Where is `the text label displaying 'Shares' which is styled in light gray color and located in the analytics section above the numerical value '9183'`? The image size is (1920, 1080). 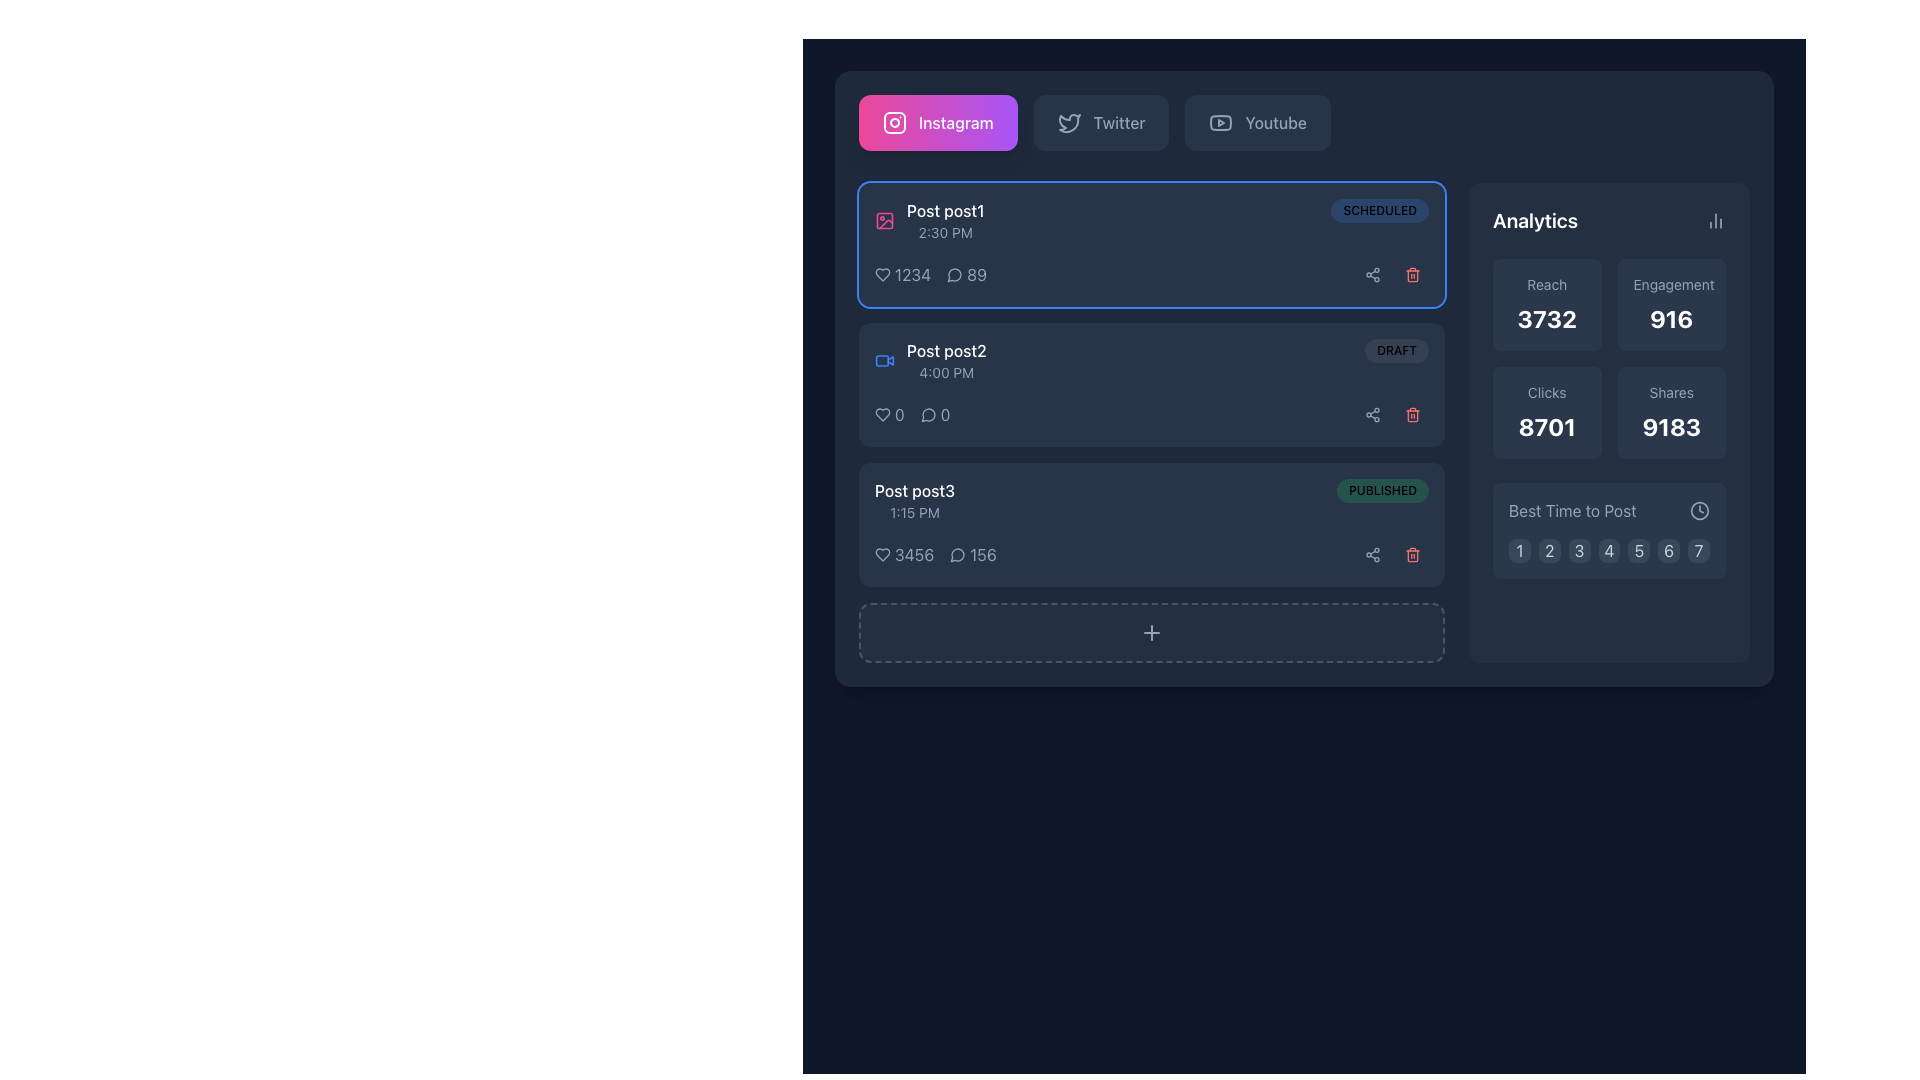
the text label displaying 'Shares' which is styled in light gray color and located in the analytics section above the numerical value '9183' is located at coordinates (1671, 393).